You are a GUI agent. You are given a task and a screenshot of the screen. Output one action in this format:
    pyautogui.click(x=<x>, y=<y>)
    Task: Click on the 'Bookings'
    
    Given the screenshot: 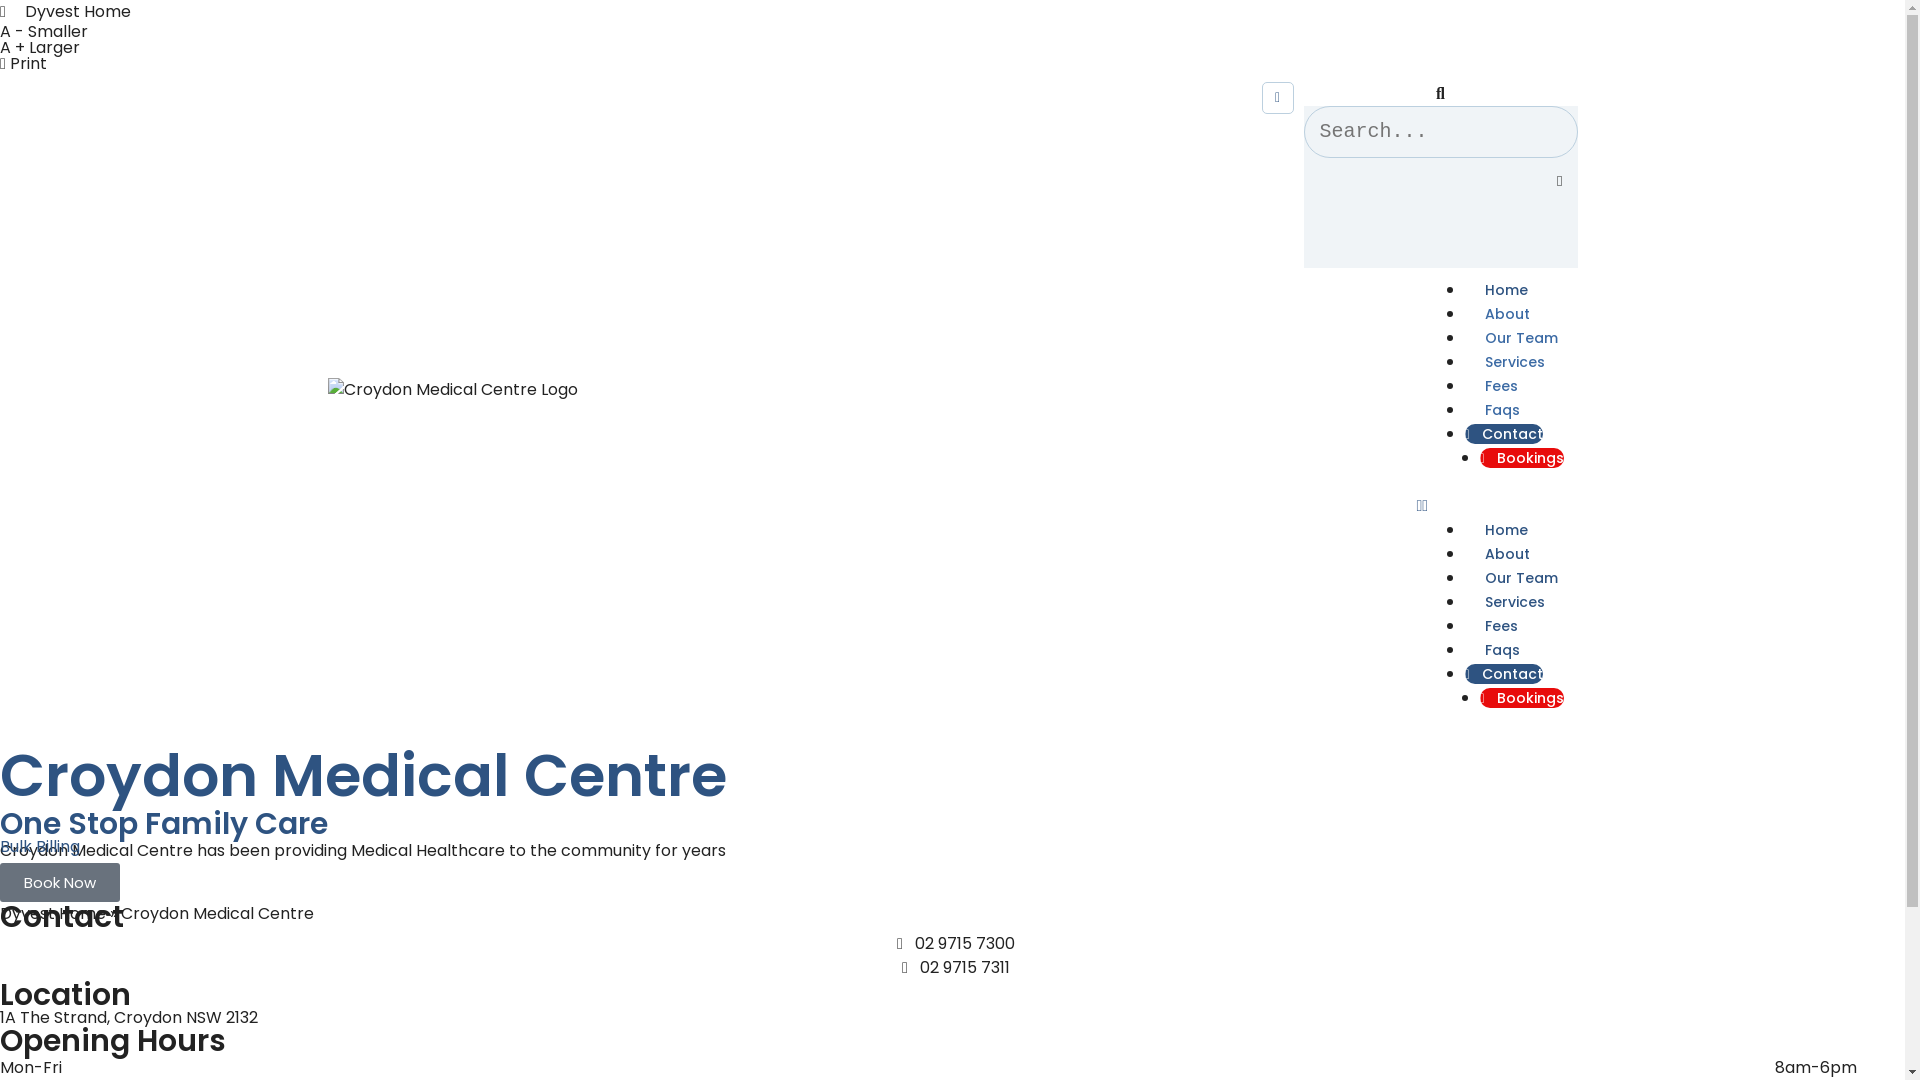 What is the action you would take?
    pyautogui.click(x=1520, y=458)
    